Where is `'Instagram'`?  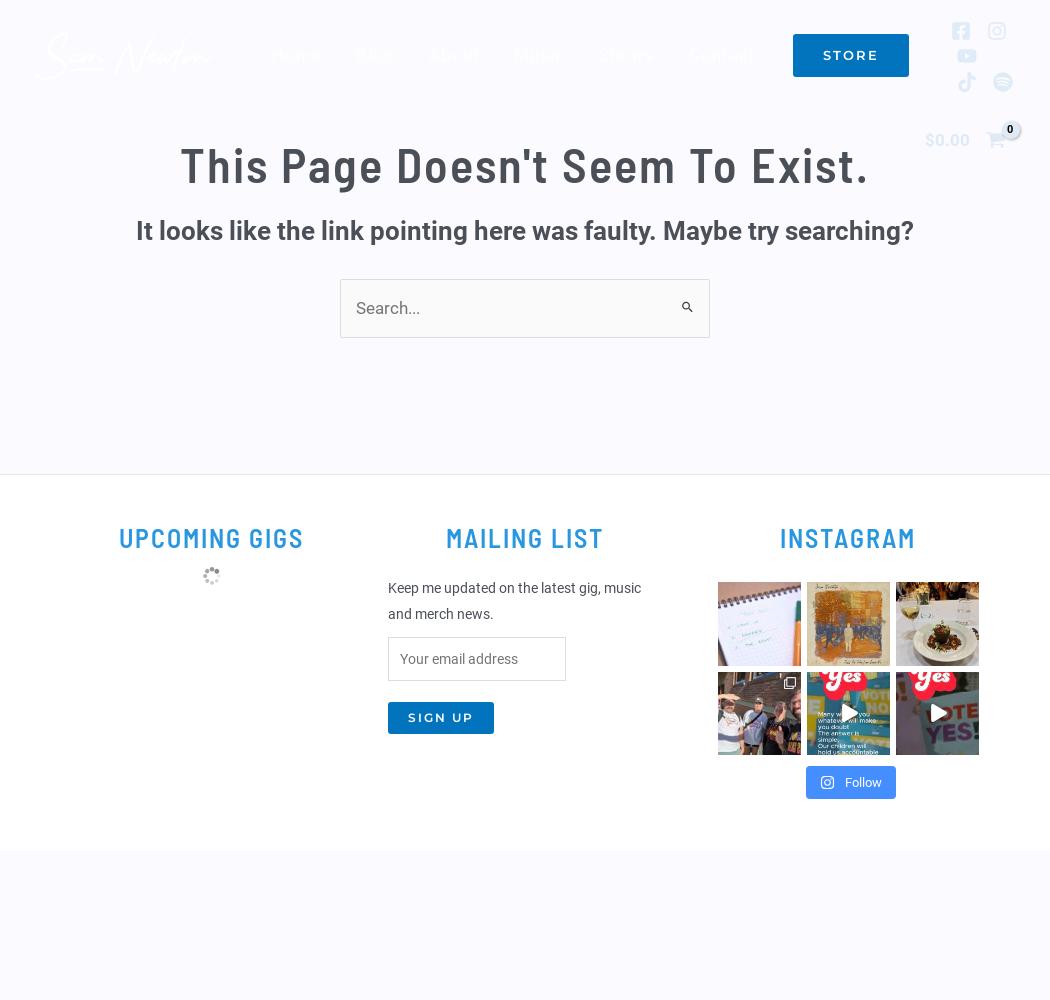 'Instagram' is located at coordinates (847, 537).